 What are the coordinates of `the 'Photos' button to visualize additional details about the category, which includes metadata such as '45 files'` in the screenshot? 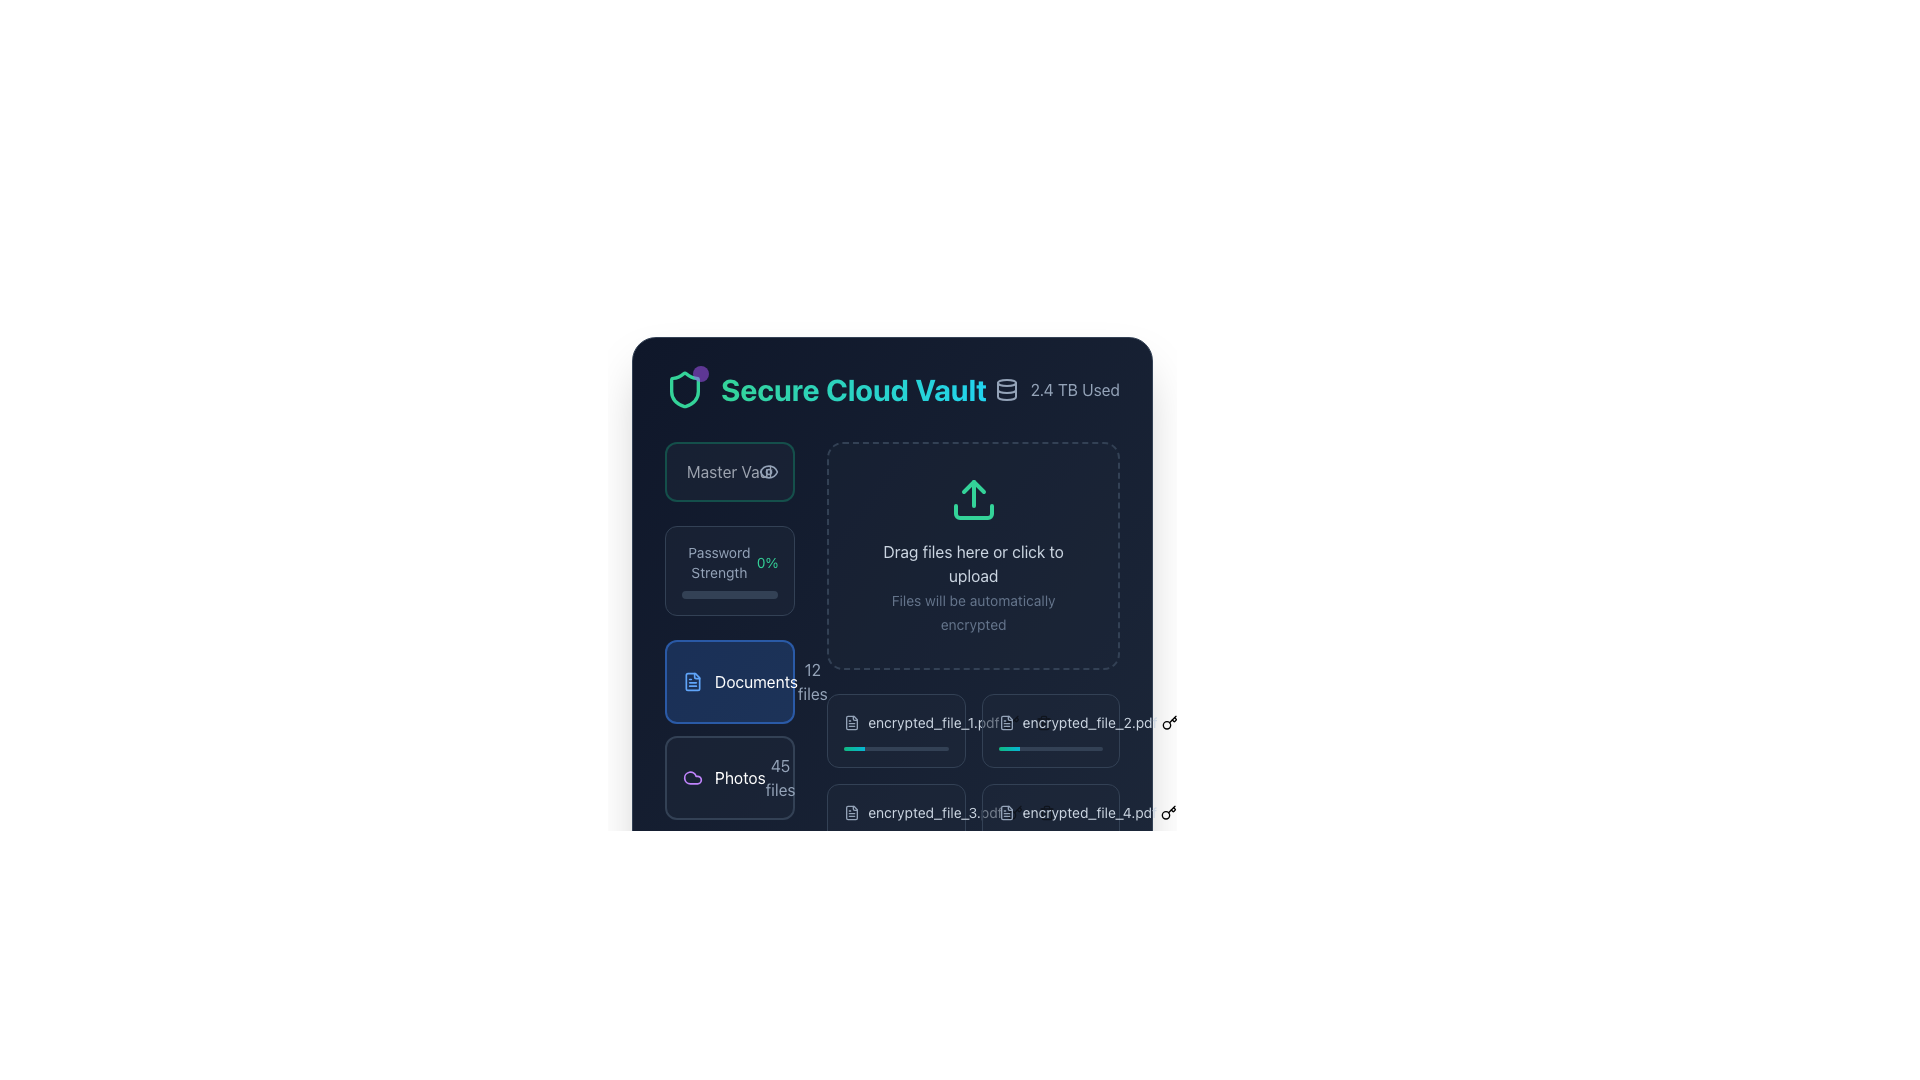 It's located at (729, 777).